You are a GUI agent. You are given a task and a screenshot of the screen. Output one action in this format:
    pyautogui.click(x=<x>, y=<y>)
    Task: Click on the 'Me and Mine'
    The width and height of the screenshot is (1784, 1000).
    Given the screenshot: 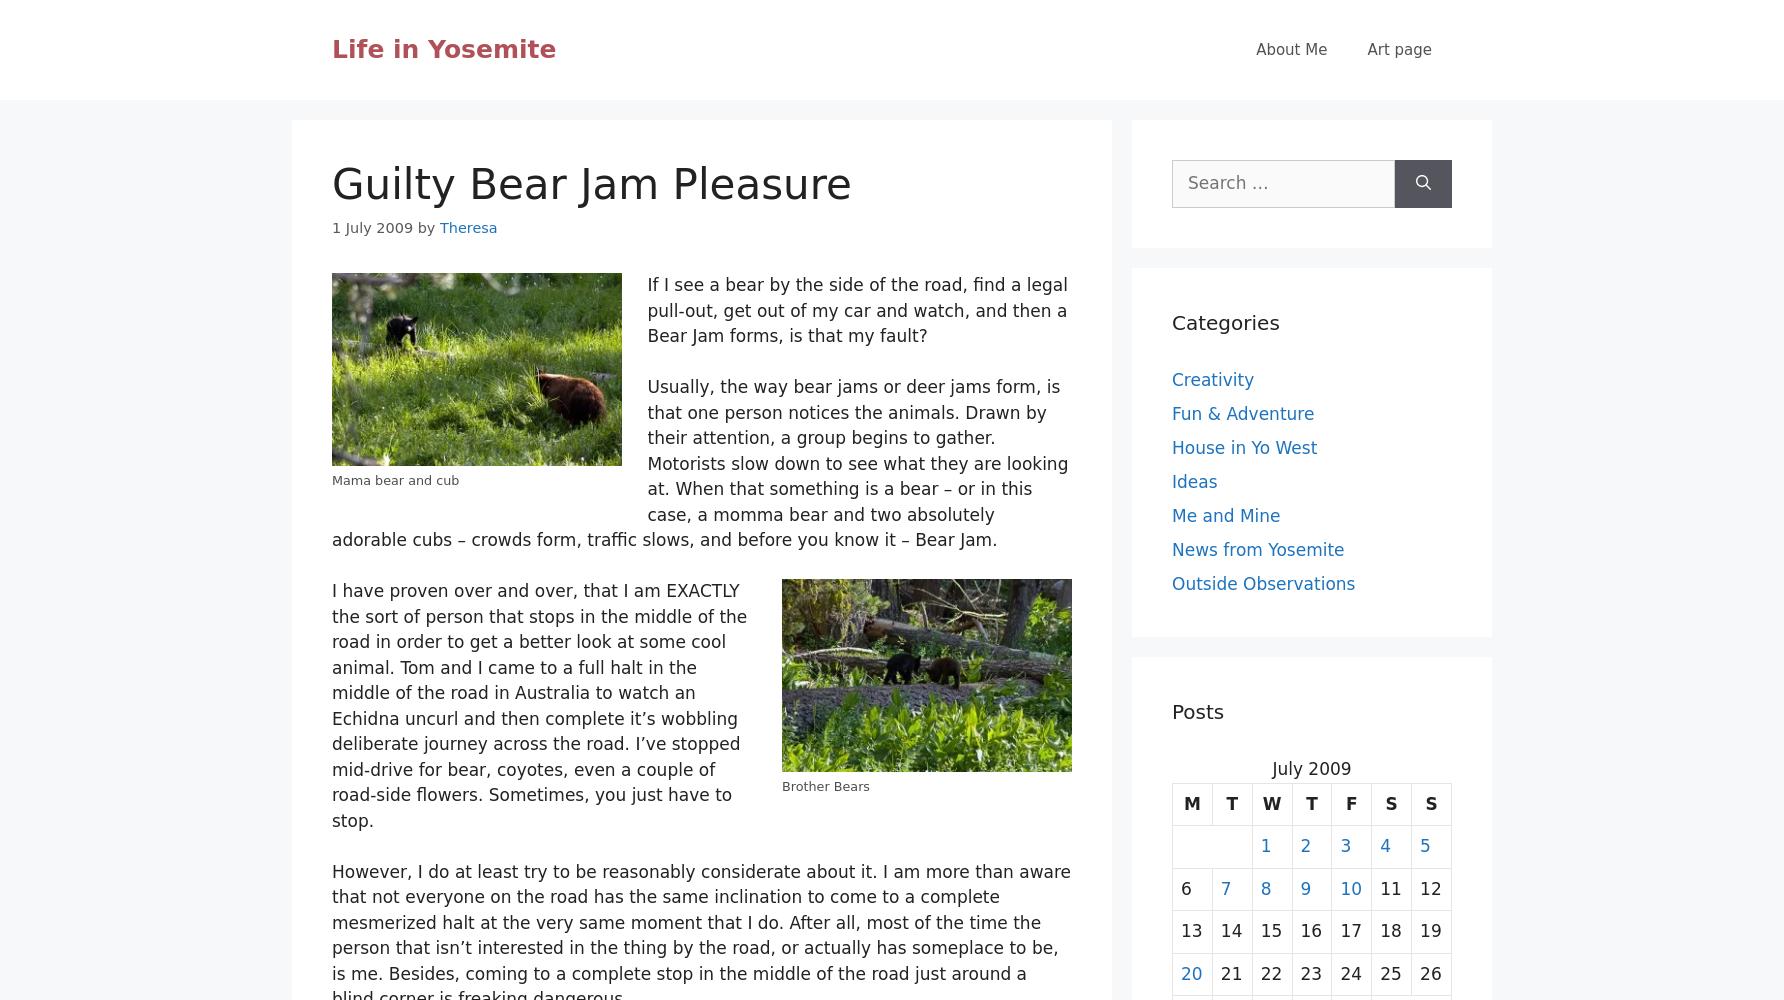 What is the action you would take?
    pyautogui.click(x=1172, y=515)
    